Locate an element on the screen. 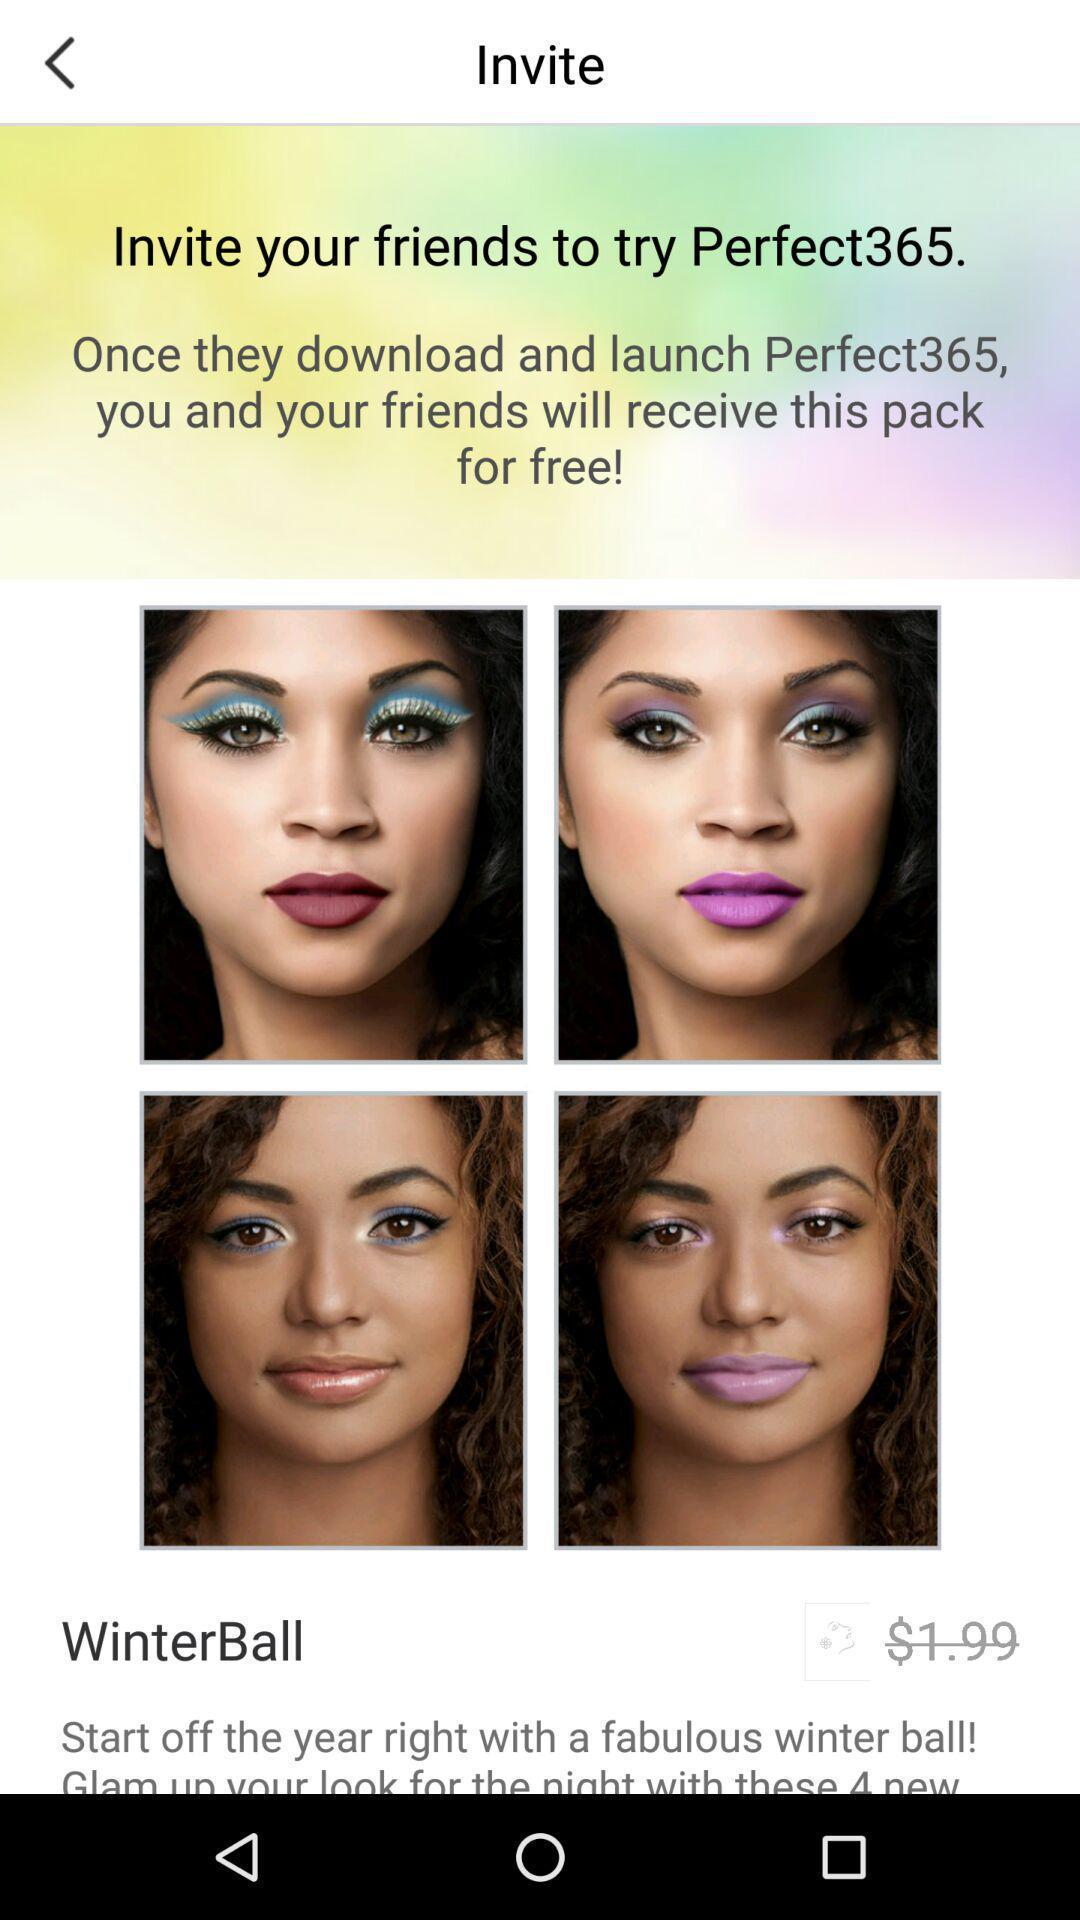 This screenshot has height=1920, width=1080. the start off the item is located at coordinates (540, 1749).